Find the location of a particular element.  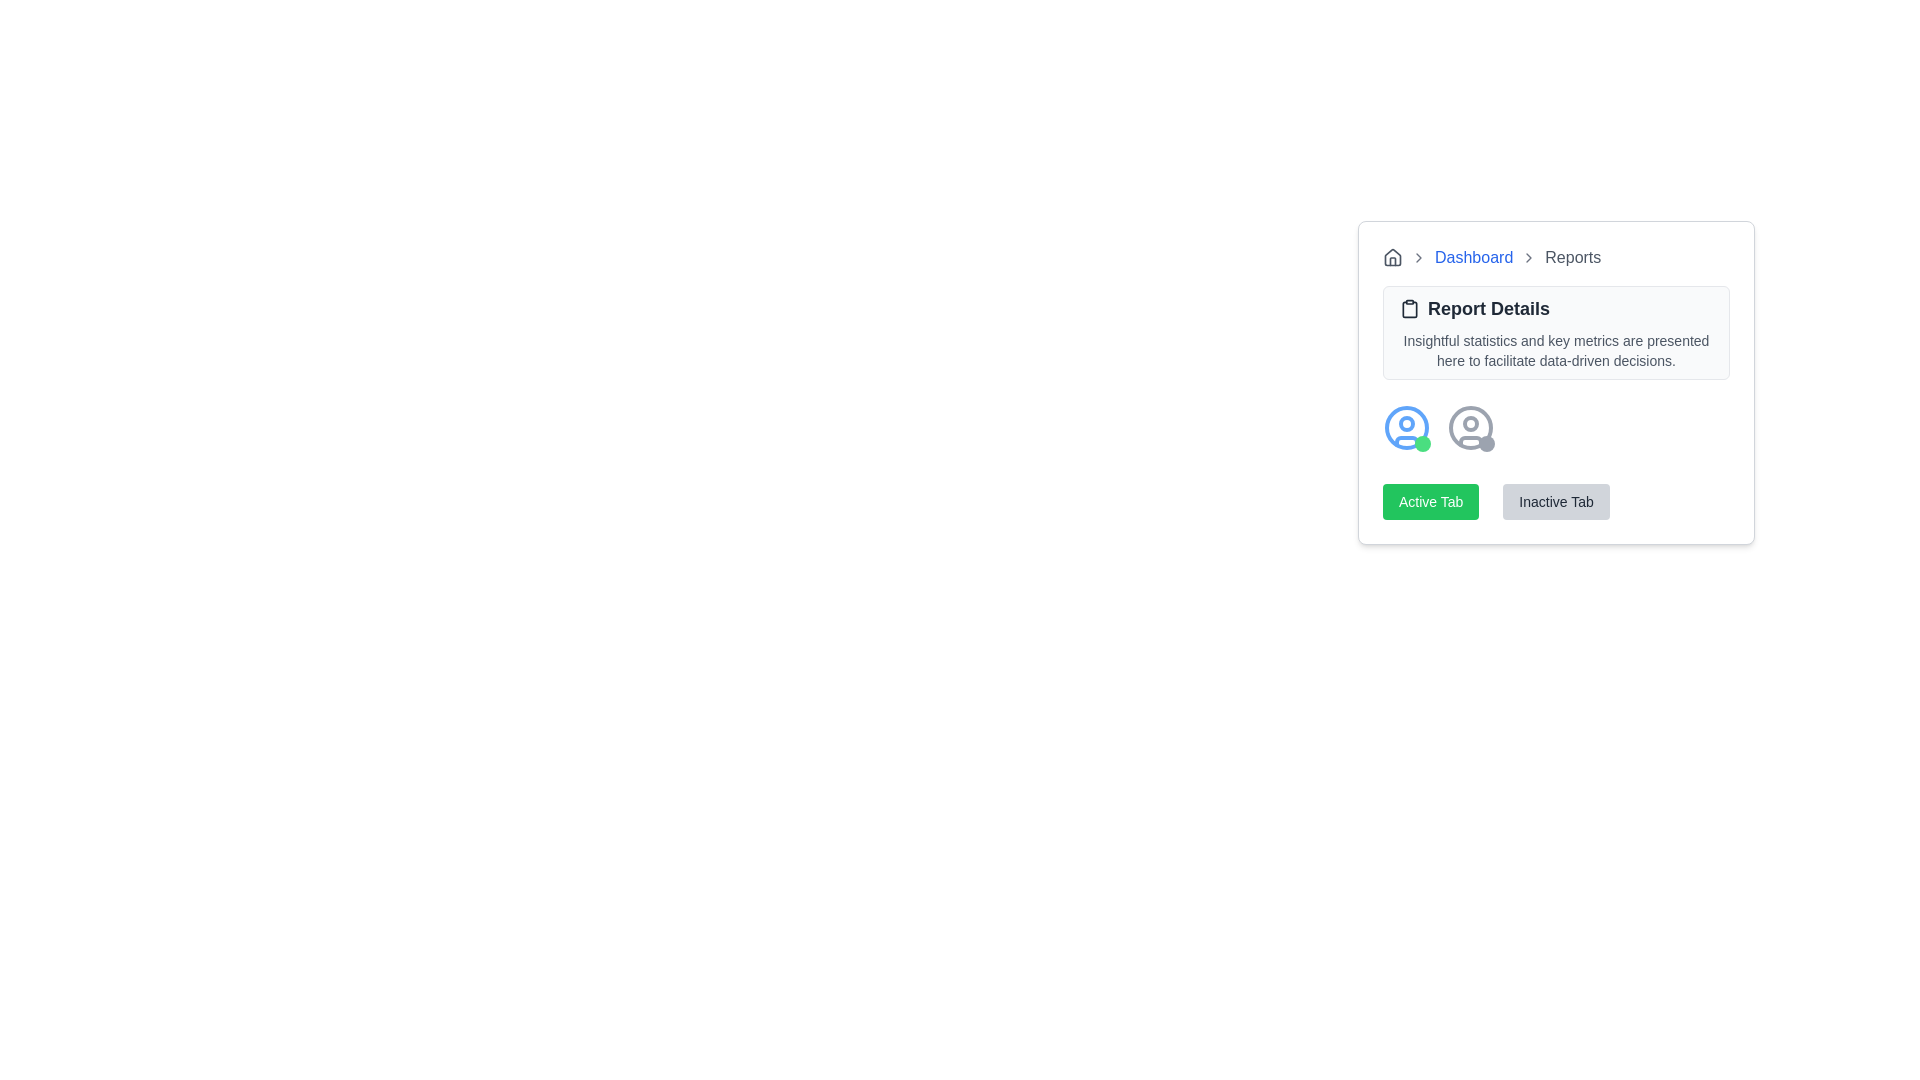

the User Icon, which is the second icon in a horizontal arrangement under the 'Report Details' card and is positioned to the right of a similar user icon with a green circle on the bottom right is located at coordinates (1470, 427).